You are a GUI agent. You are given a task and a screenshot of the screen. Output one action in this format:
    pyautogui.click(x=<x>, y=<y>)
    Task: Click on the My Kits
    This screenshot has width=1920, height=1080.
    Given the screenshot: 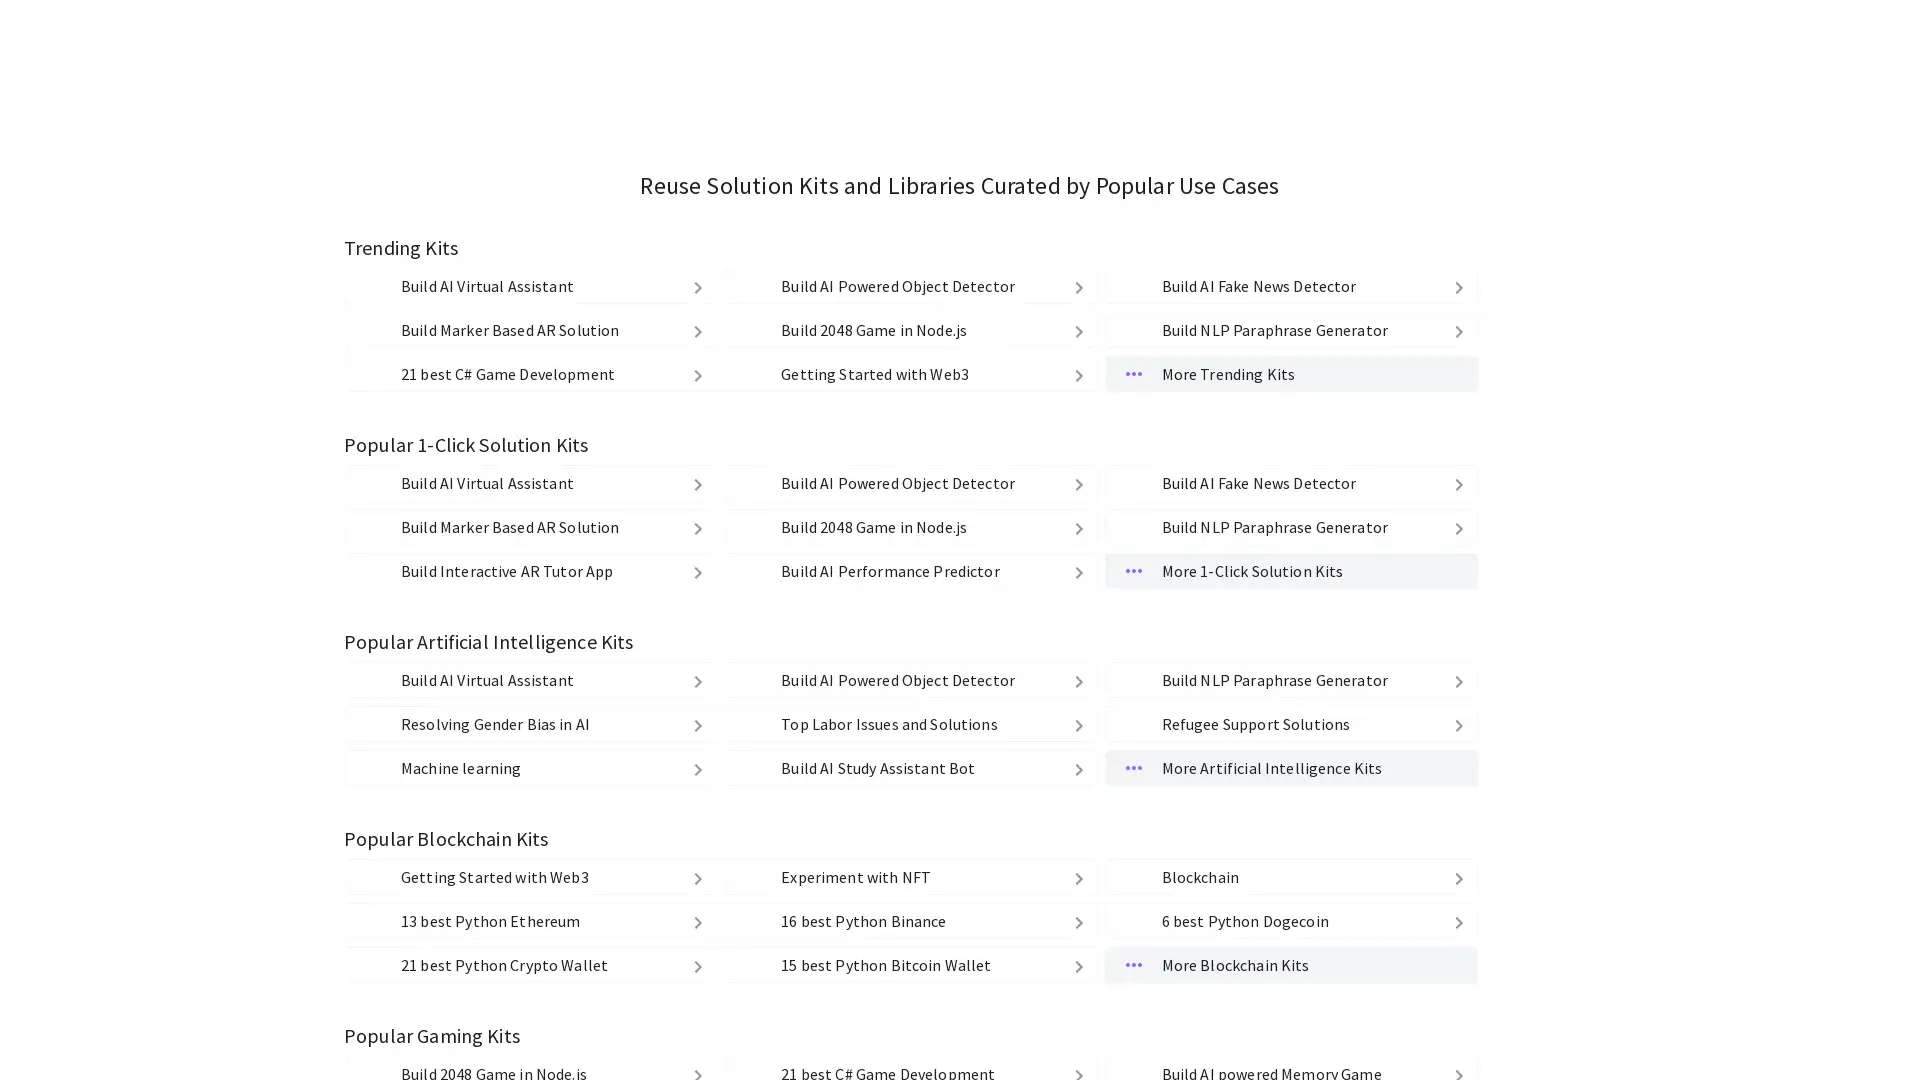 What is the action you would take?
    pyautogui.click(x=1487, y=107)
    